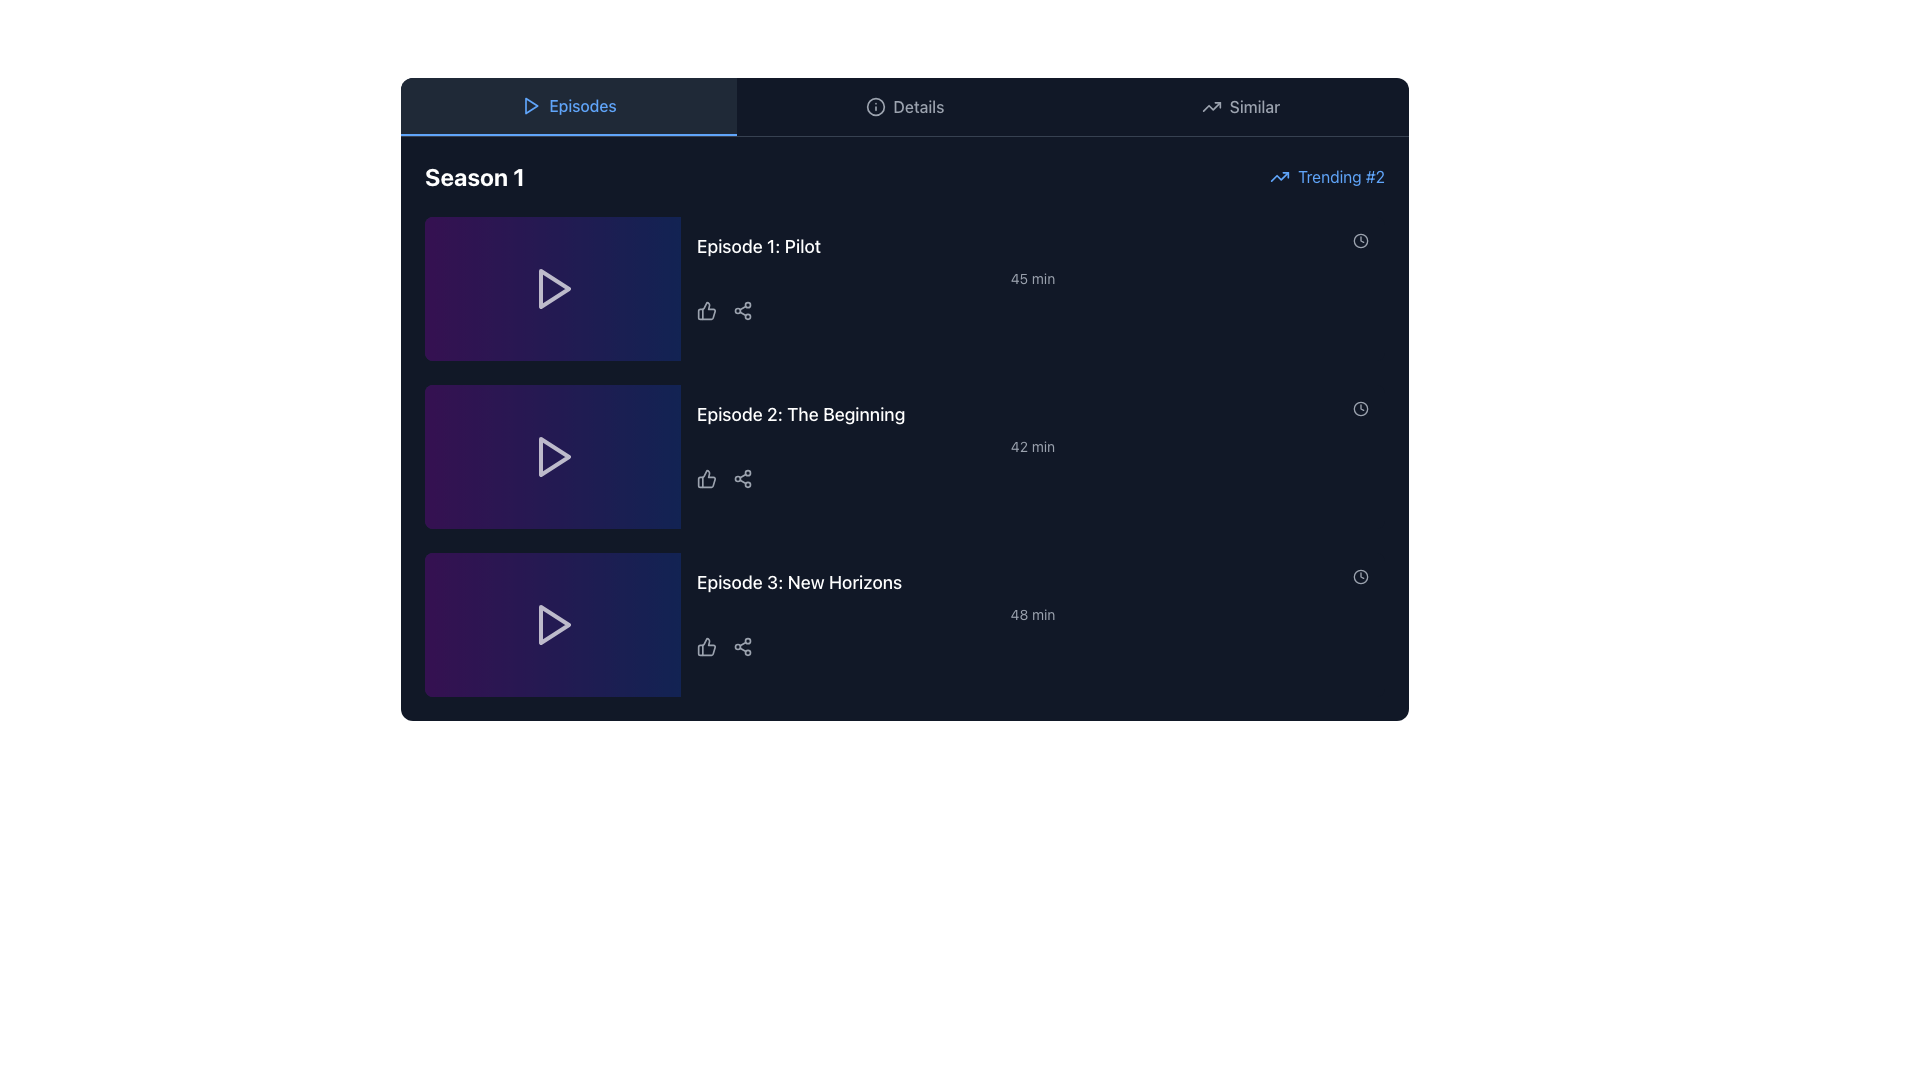  What do you see at coordinates (531, 105) in the screenshot?
I see `the triangular play icon outlined in light blue located in the top left section of the 'Episodes' tab navigation bar` at bounding box center [531, 105].